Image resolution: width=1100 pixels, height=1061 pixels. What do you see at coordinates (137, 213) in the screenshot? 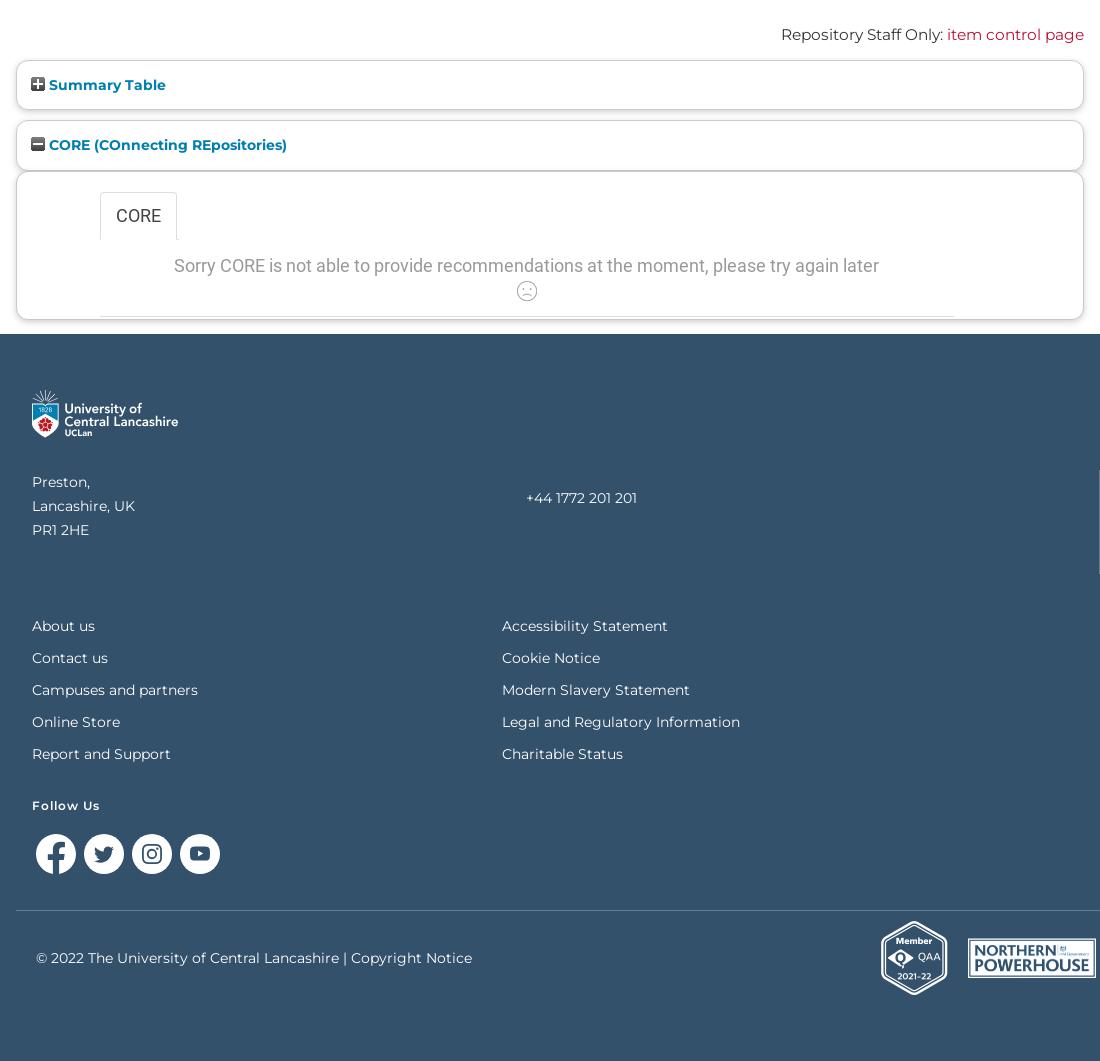
I see `'CORE'` at bounding box center [137, 213].